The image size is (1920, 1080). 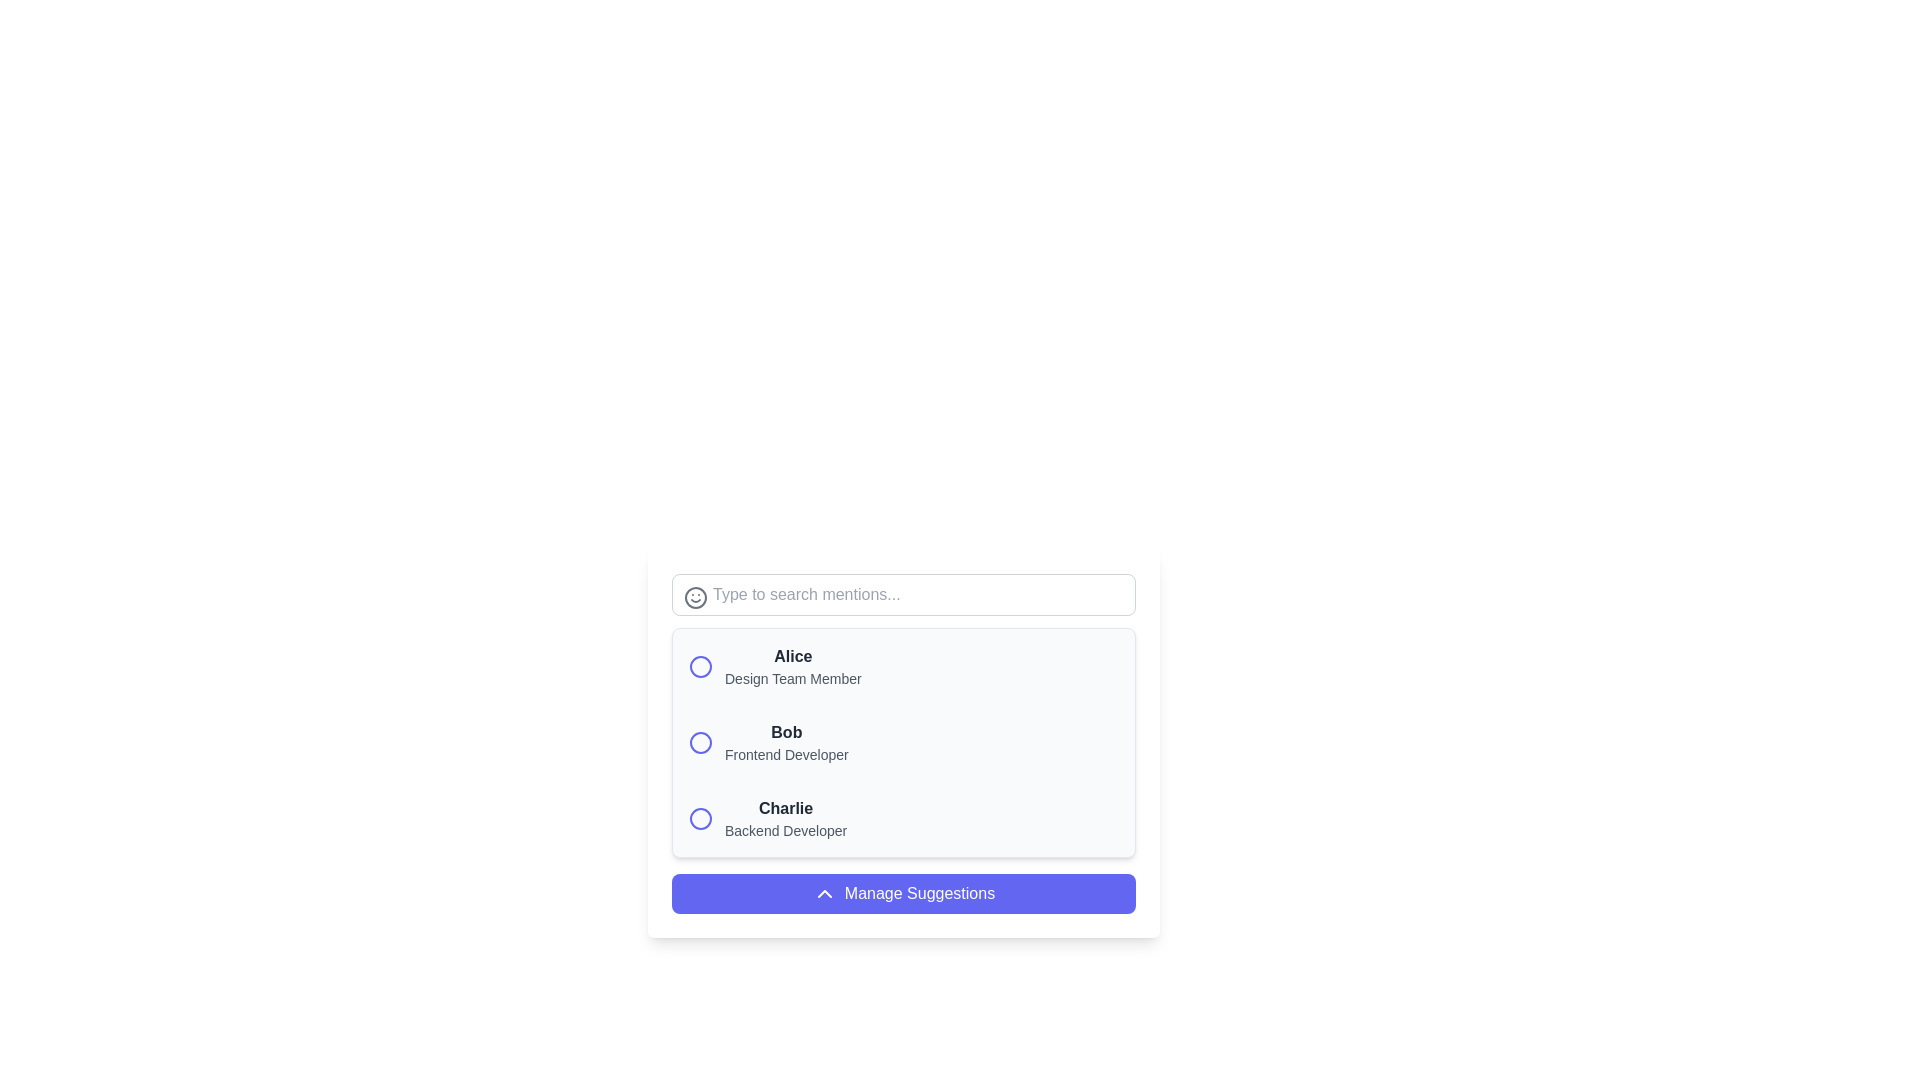 I want to click on the list item named 'Bob', which is the second item in a vertical list, so click(x=902, y=743).